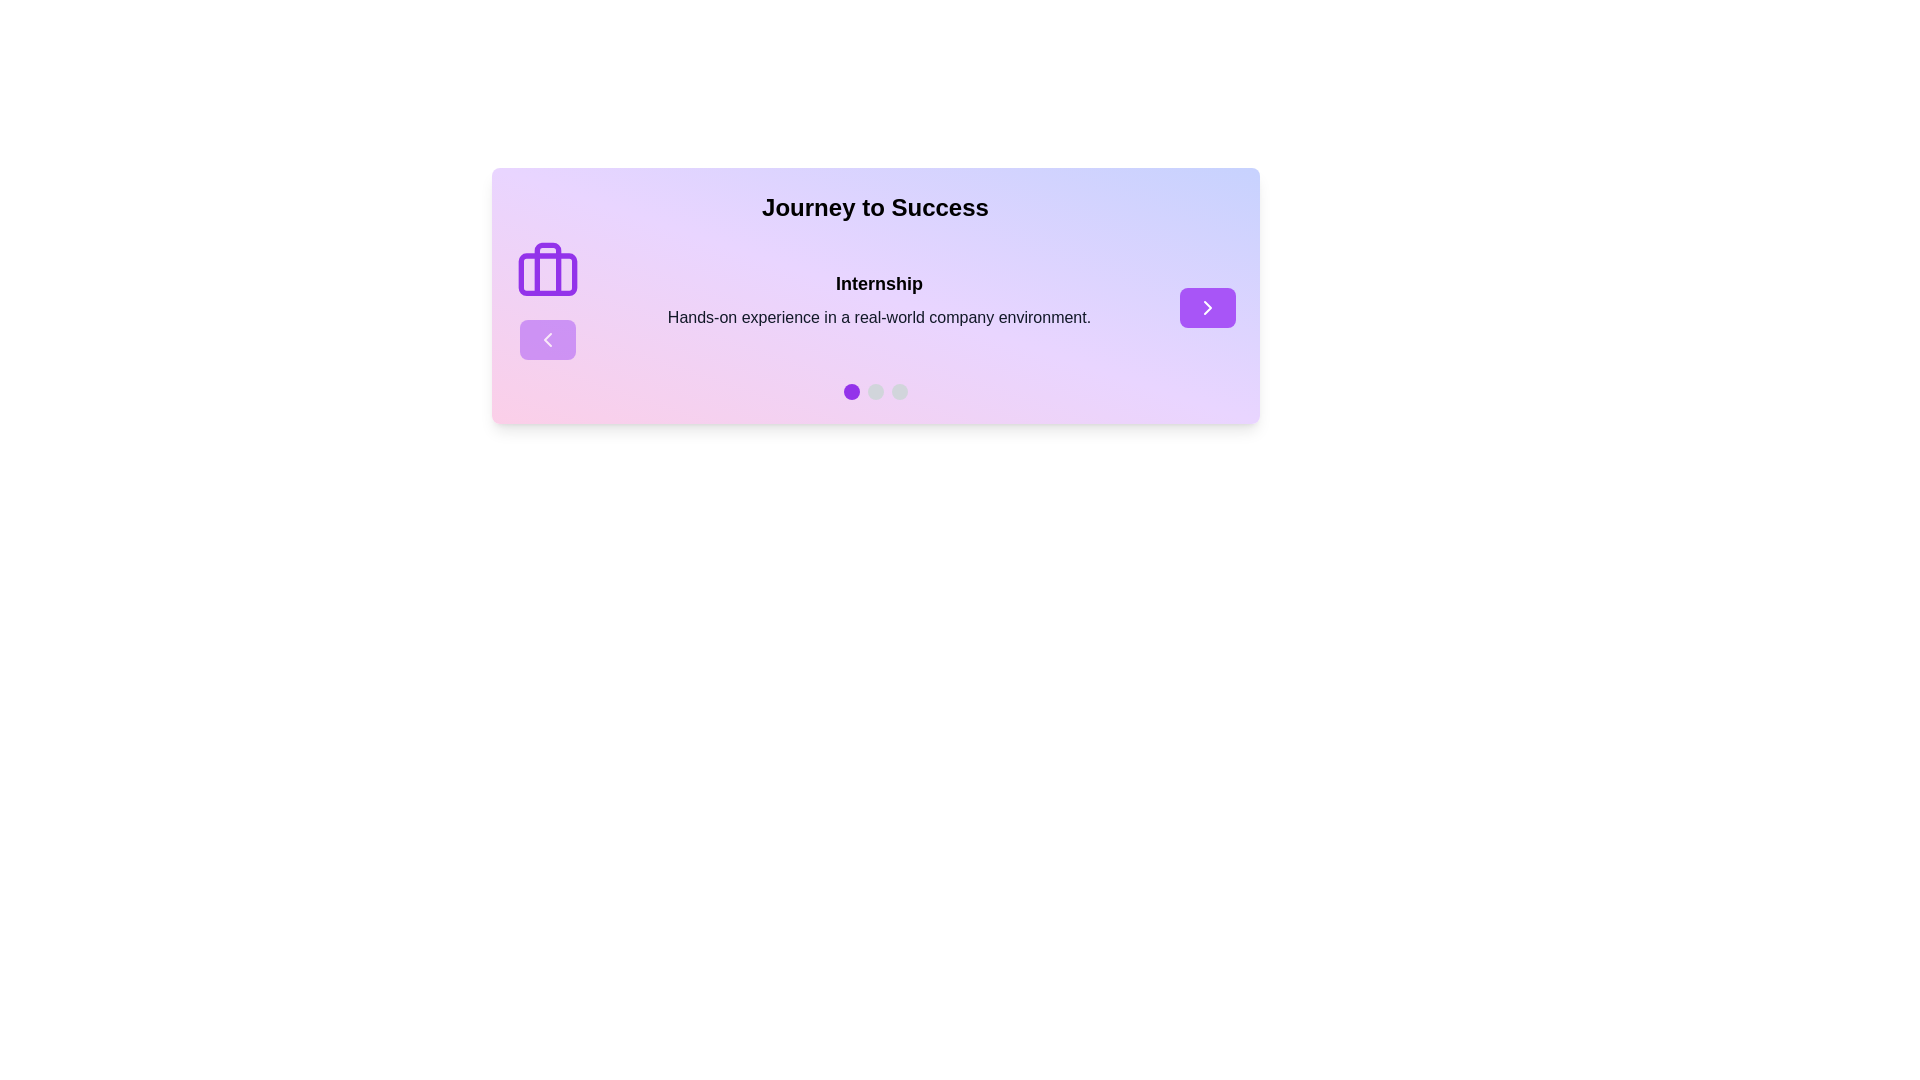 This screenshot has width=1920, height=1080. What do you see at coordinates (1206, 308) in the screenshot?
I see `the right-pointing arrow icon, which is a triangular navigation indicator located in a button in the right-middle portion of the card component` at bounding box center [1206, 308].